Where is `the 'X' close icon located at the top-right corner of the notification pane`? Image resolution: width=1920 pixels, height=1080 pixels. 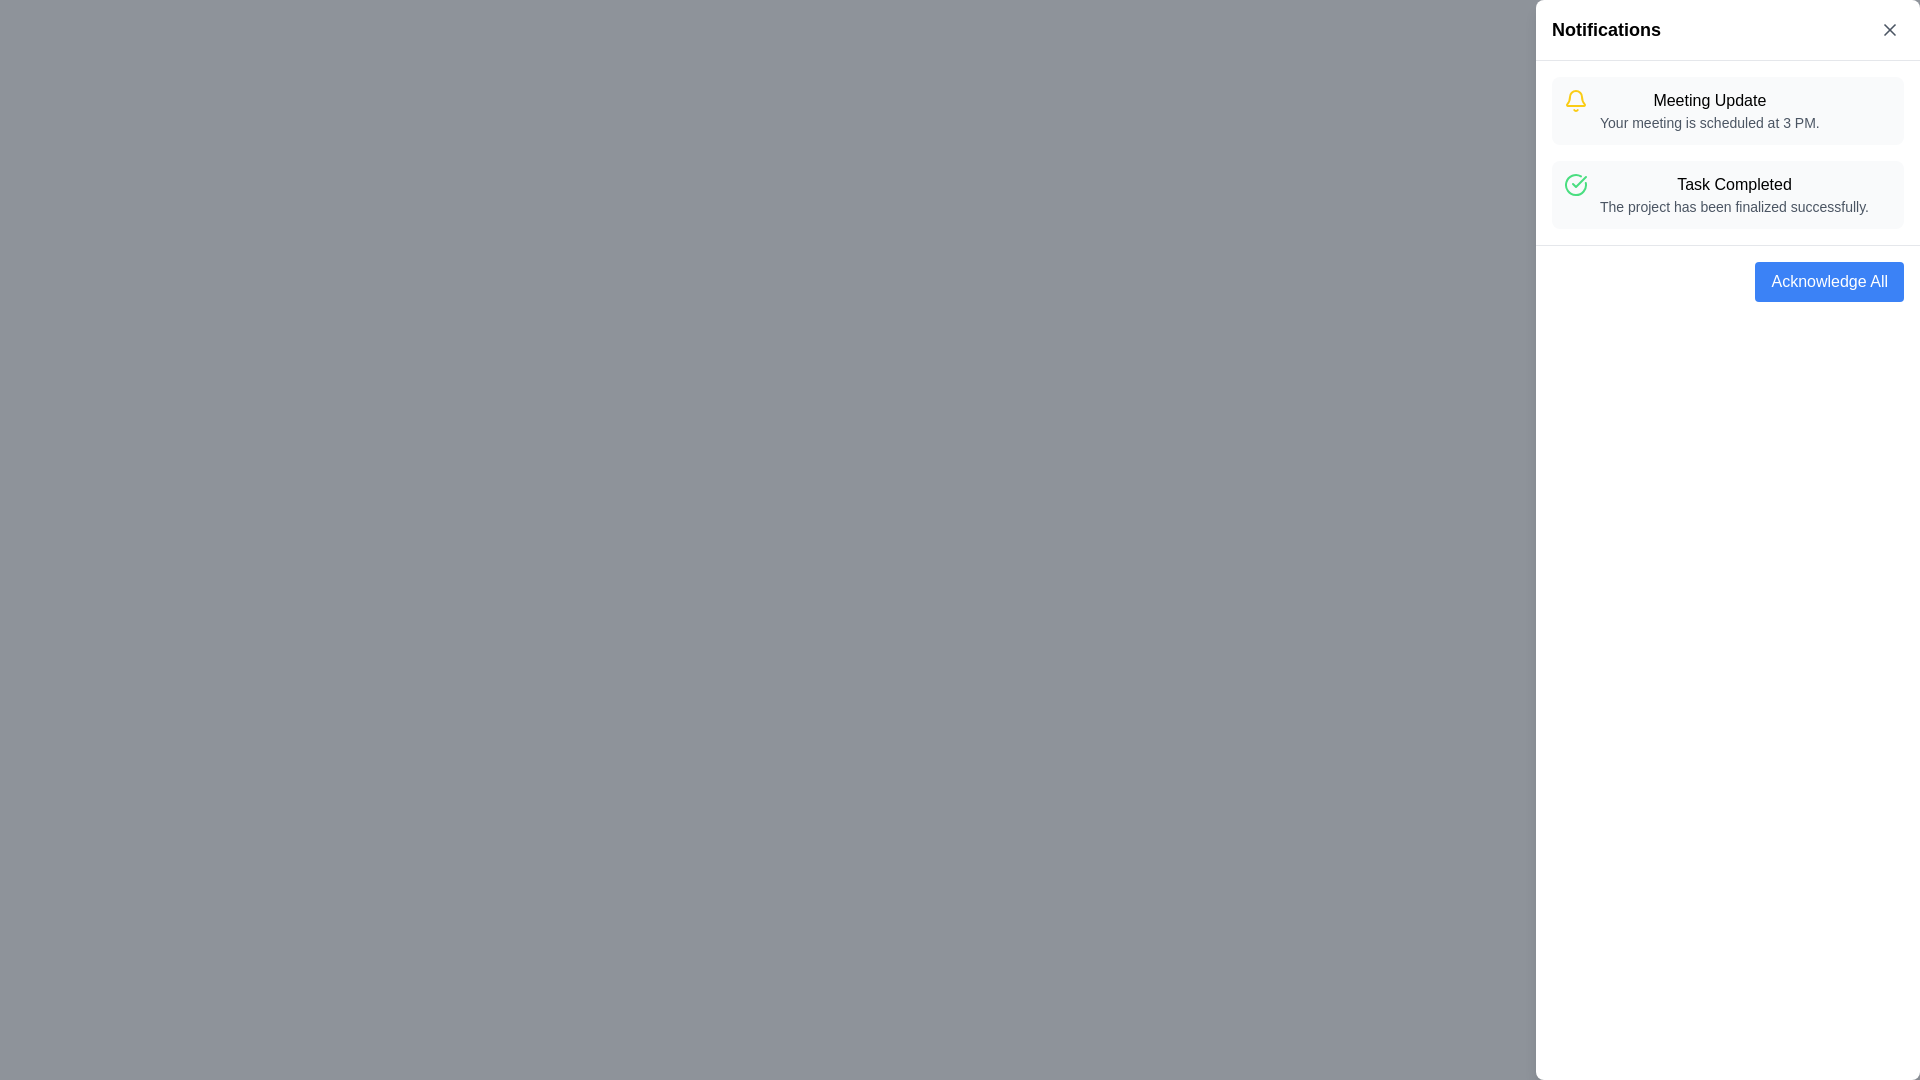
the 'X' close icon located at the top-right corner of the notification pane is located at coordinates (1889, 30).